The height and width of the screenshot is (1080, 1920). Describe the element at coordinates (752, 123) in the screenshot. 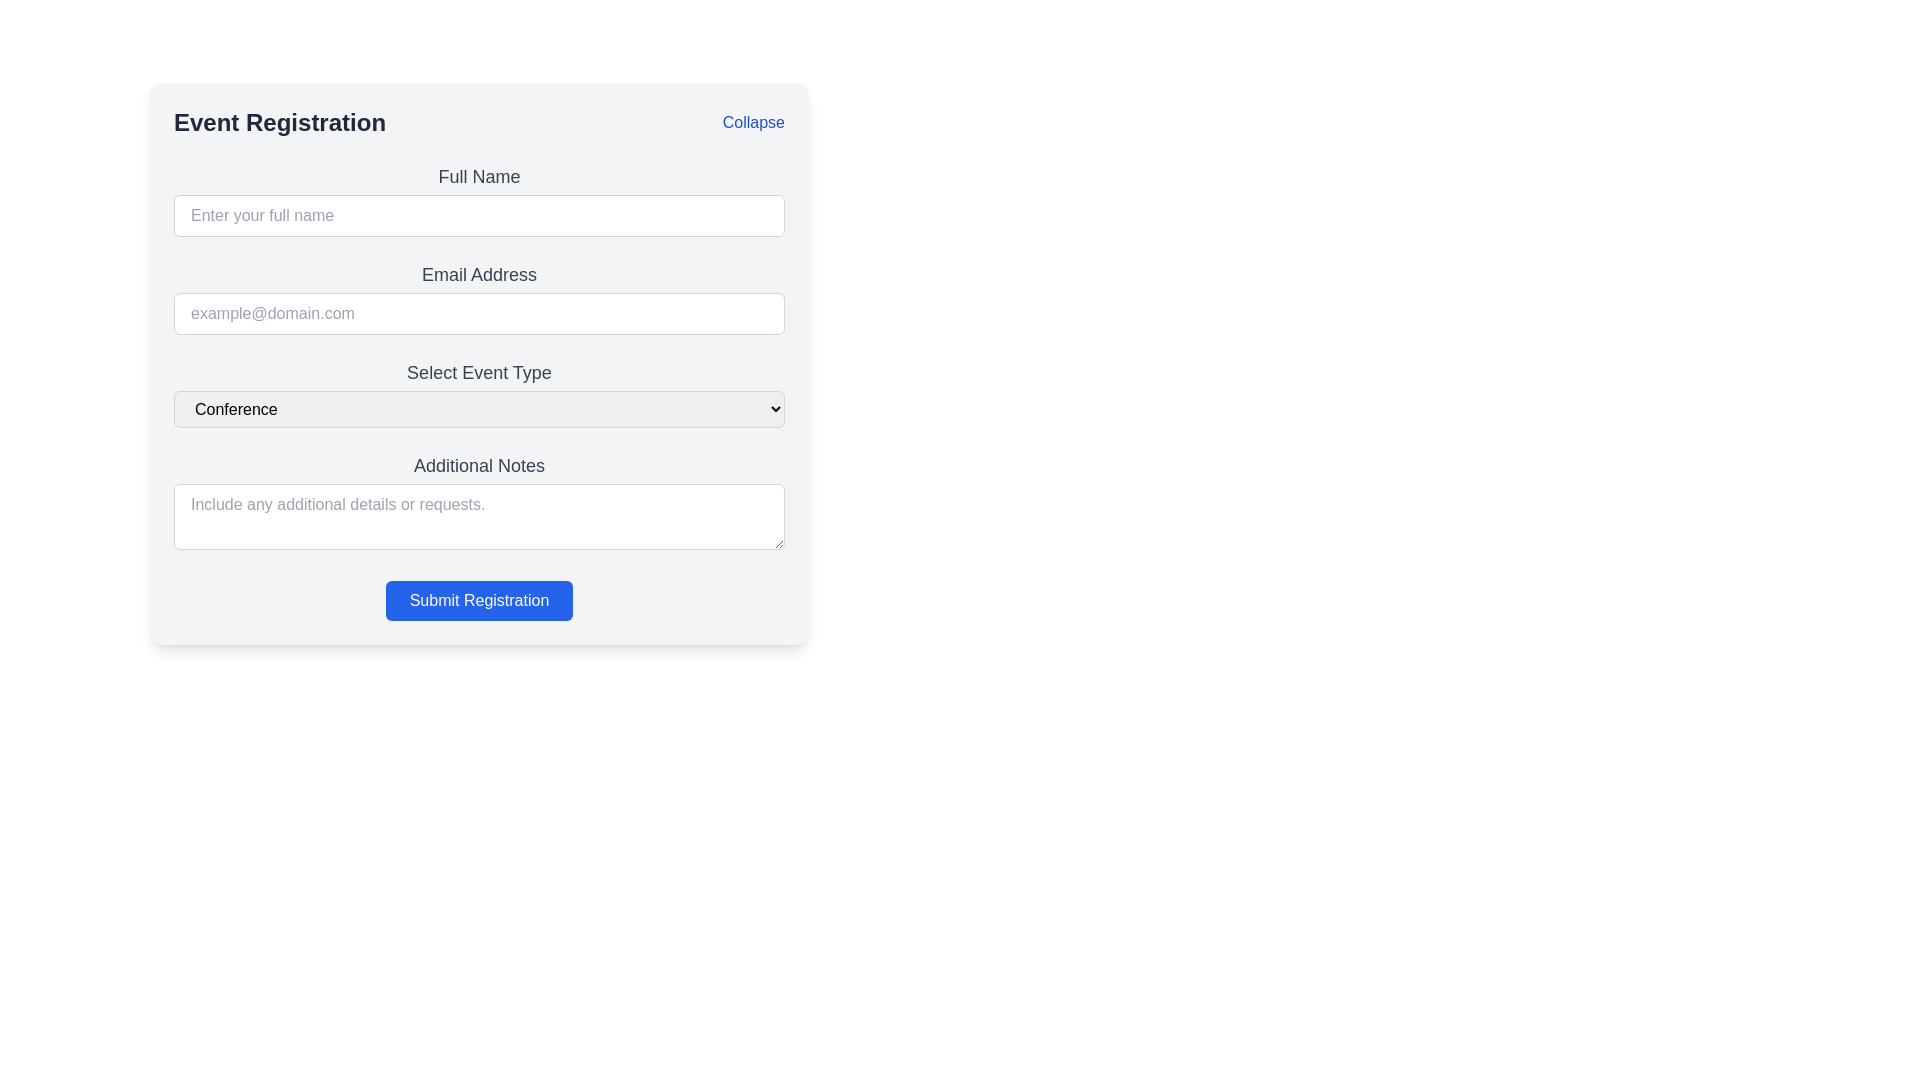

I see `the 'Collapse' hyperlink in the top-right corner of the 'Event Registration' section` at that location.